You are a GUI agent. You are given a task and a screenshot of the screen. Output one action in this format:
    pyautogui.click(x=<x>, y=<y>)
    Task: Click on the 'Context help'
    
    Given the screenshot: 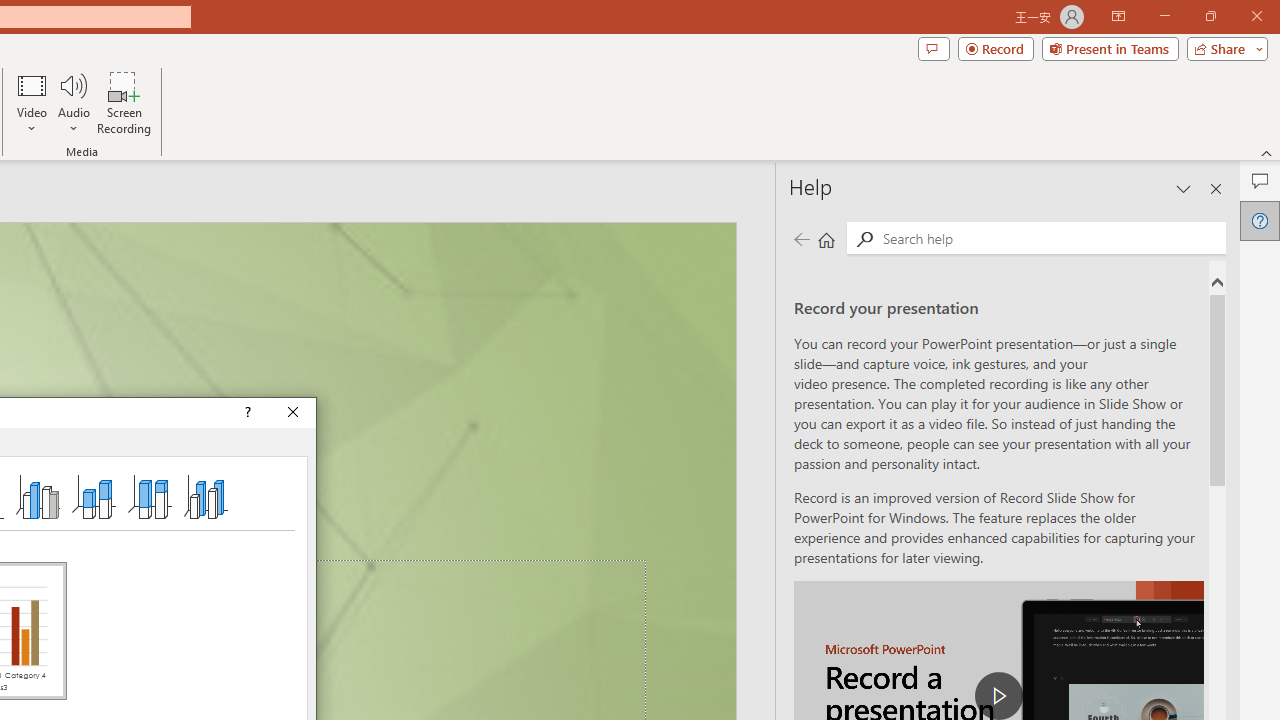 What is the action you would take?
    pyautogui.click(x=245, y=411)
    